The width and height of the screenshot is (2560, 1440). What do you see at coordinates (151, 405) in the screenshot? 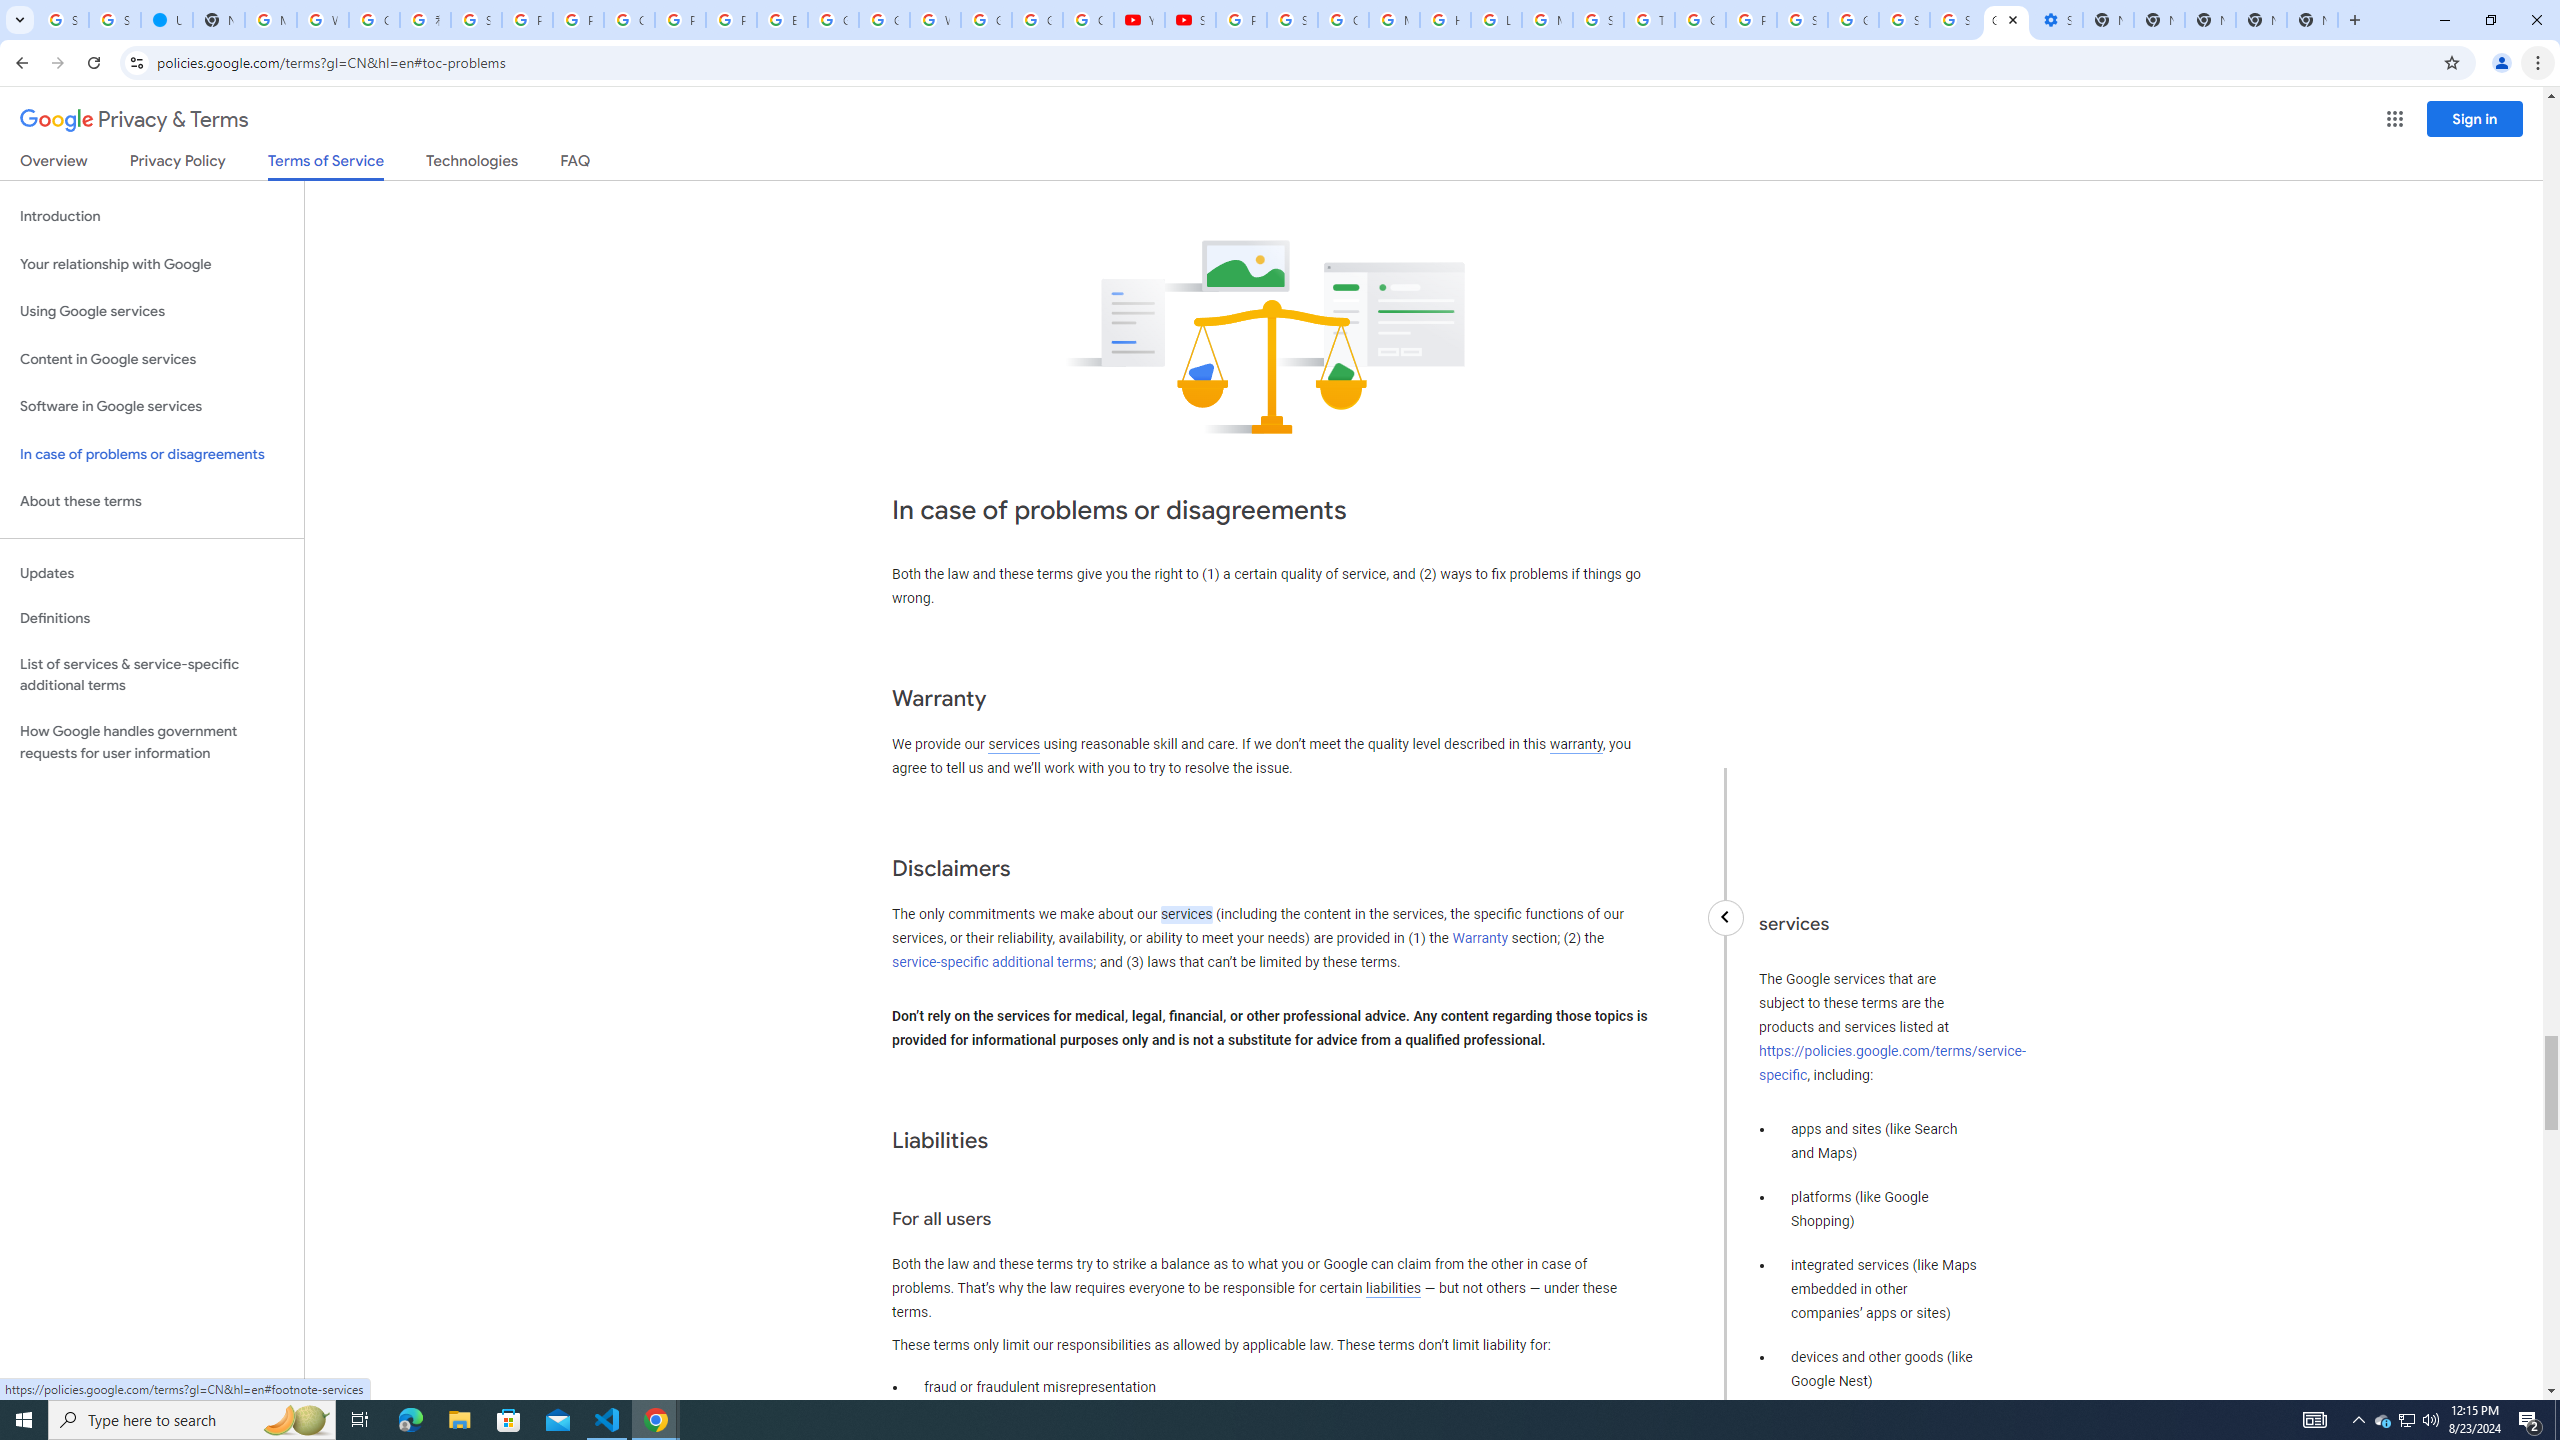
I see `'Software in Google services'` at bounding box center [151, 405].